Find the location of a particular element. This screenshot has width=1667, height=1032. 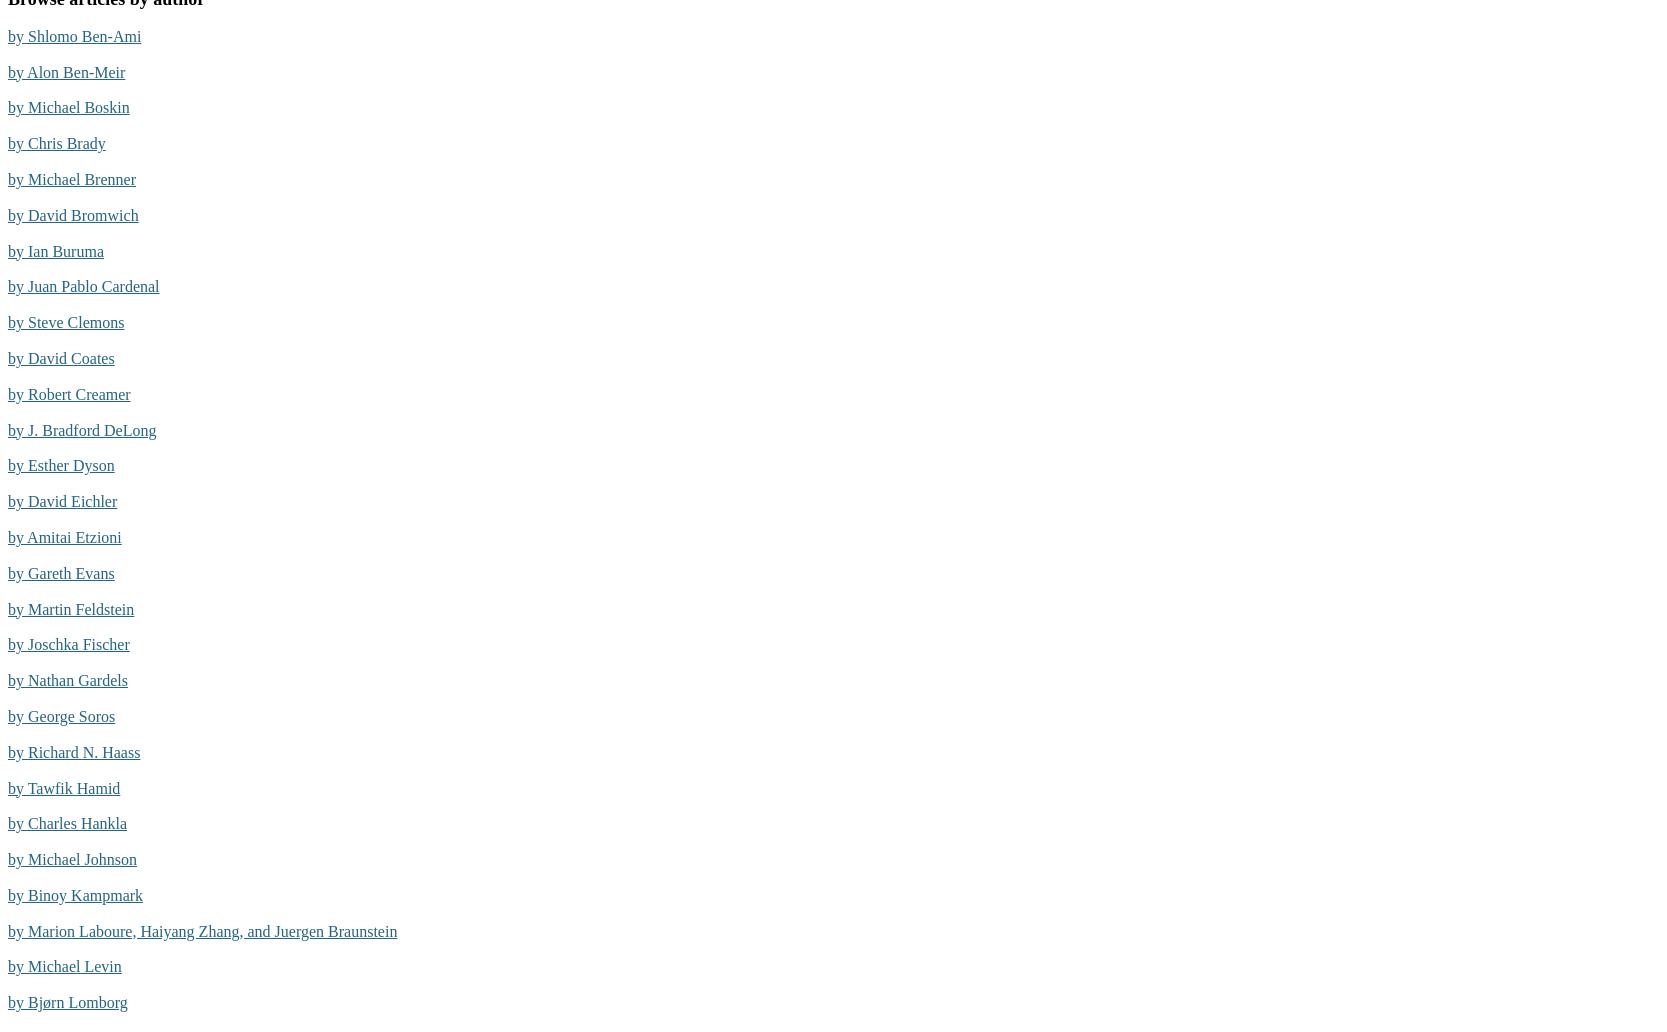

'by Steve Clemons' is located at coordinates (65, 322).